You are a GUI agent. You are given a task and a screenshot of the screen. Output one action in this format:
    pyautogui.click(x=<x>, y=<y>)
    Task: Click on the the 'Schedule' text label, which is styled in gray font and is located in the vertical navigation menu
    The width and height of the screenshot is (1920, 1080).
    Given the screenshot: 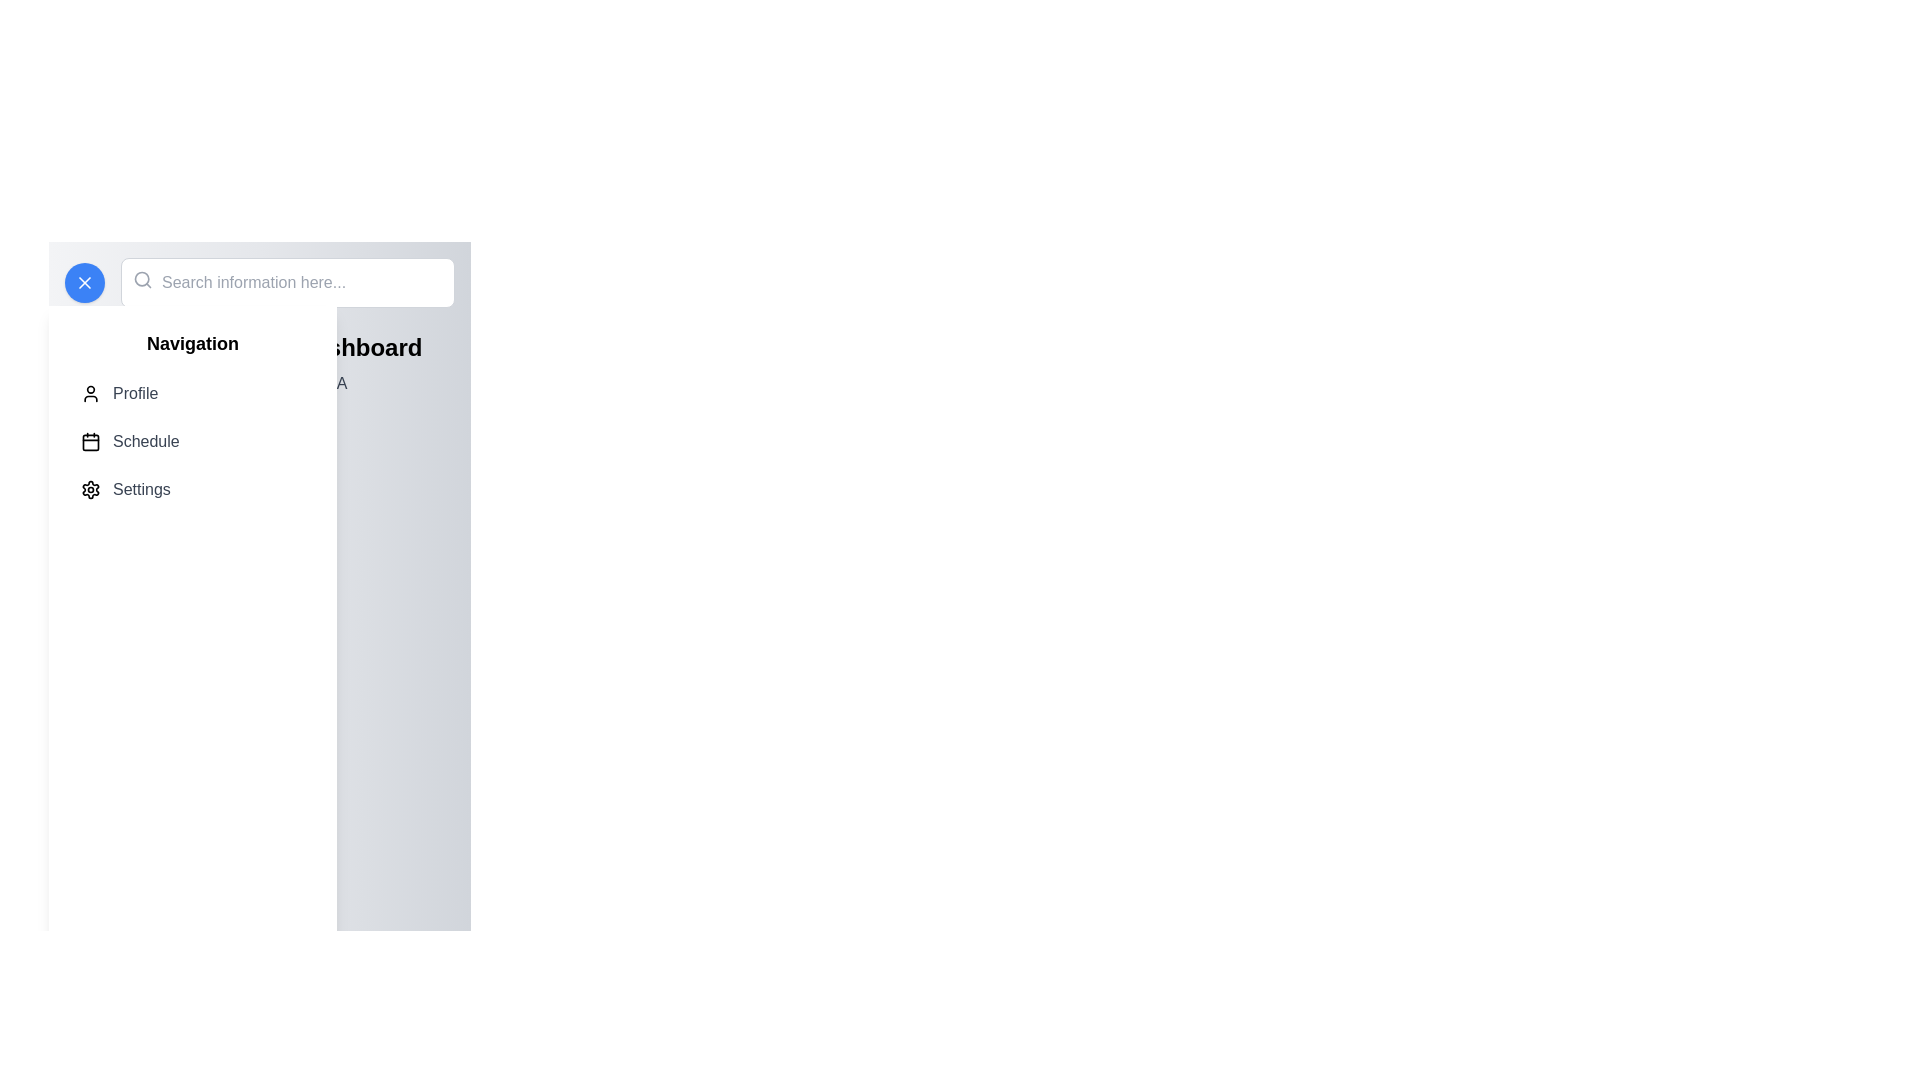 What is the action you would take?
    pyautogui.click(x=145, y=441)
    